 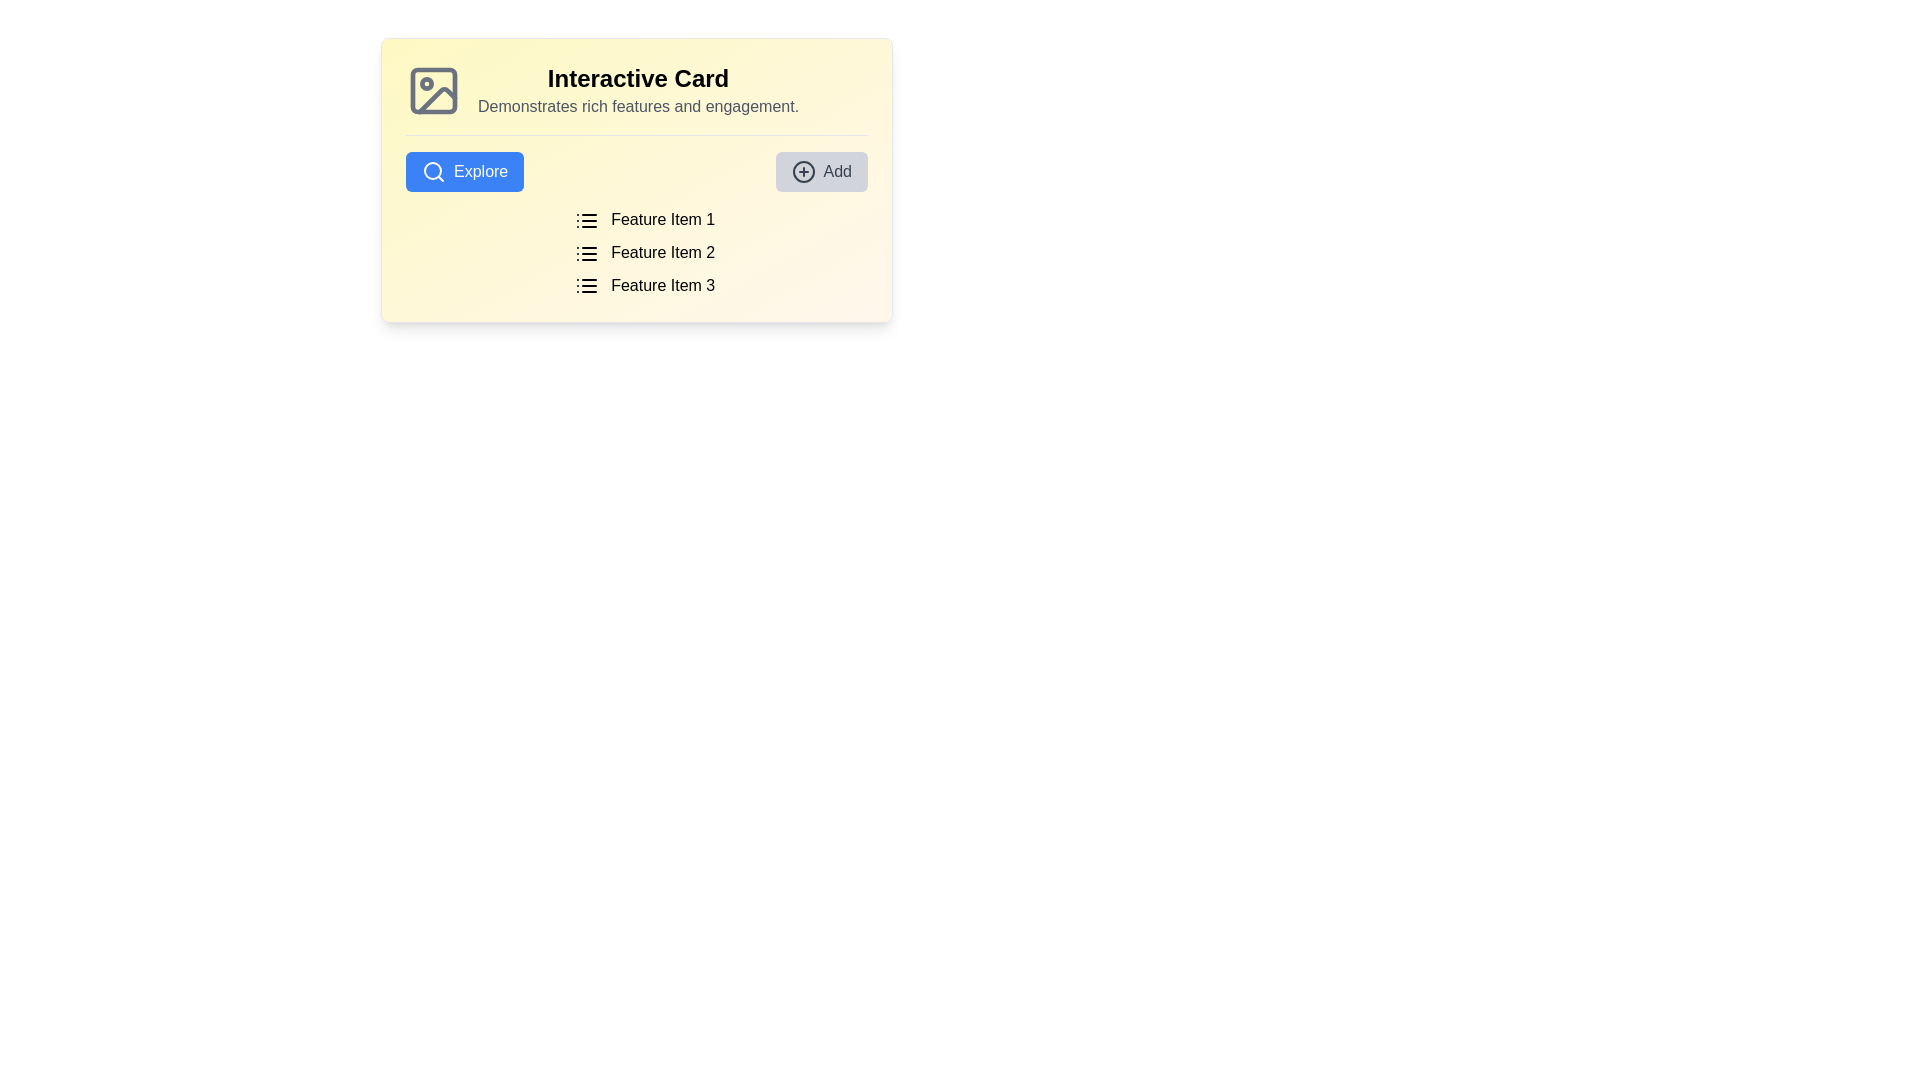 I want to click on the magnifying glass icon located to the left of the 'Explore' text within the blue rectangular button in the header section of the card-like layout, so click(x=432, y=171).